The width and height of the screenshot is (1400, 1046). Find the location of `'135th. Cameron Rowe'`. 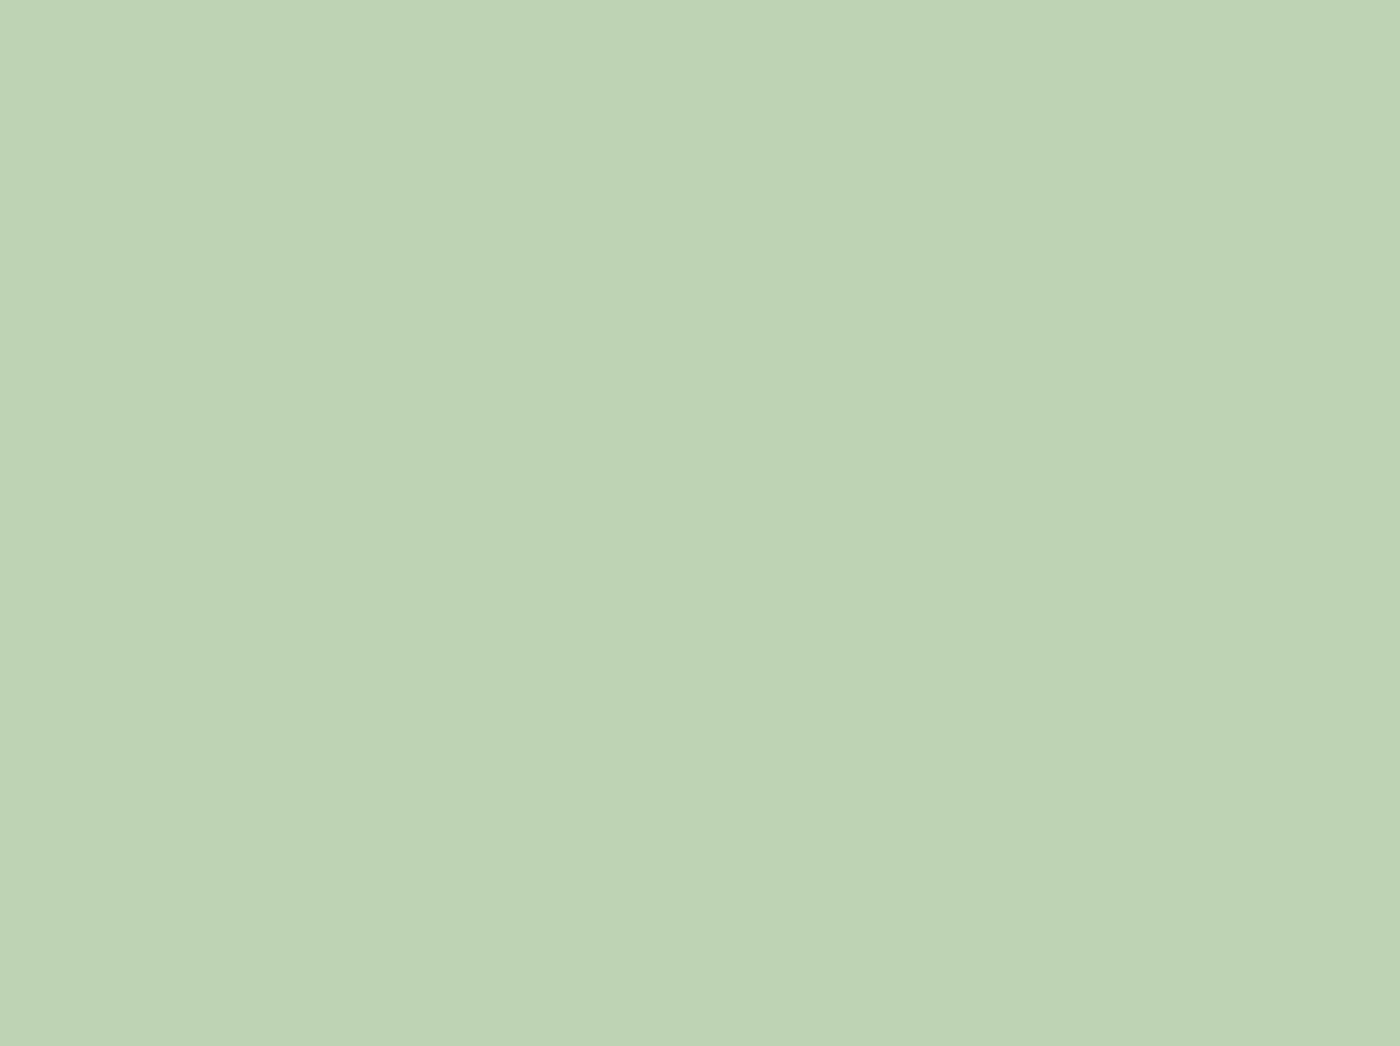

'135th. Cameron Rowe' is located at coordinates (601, 861).